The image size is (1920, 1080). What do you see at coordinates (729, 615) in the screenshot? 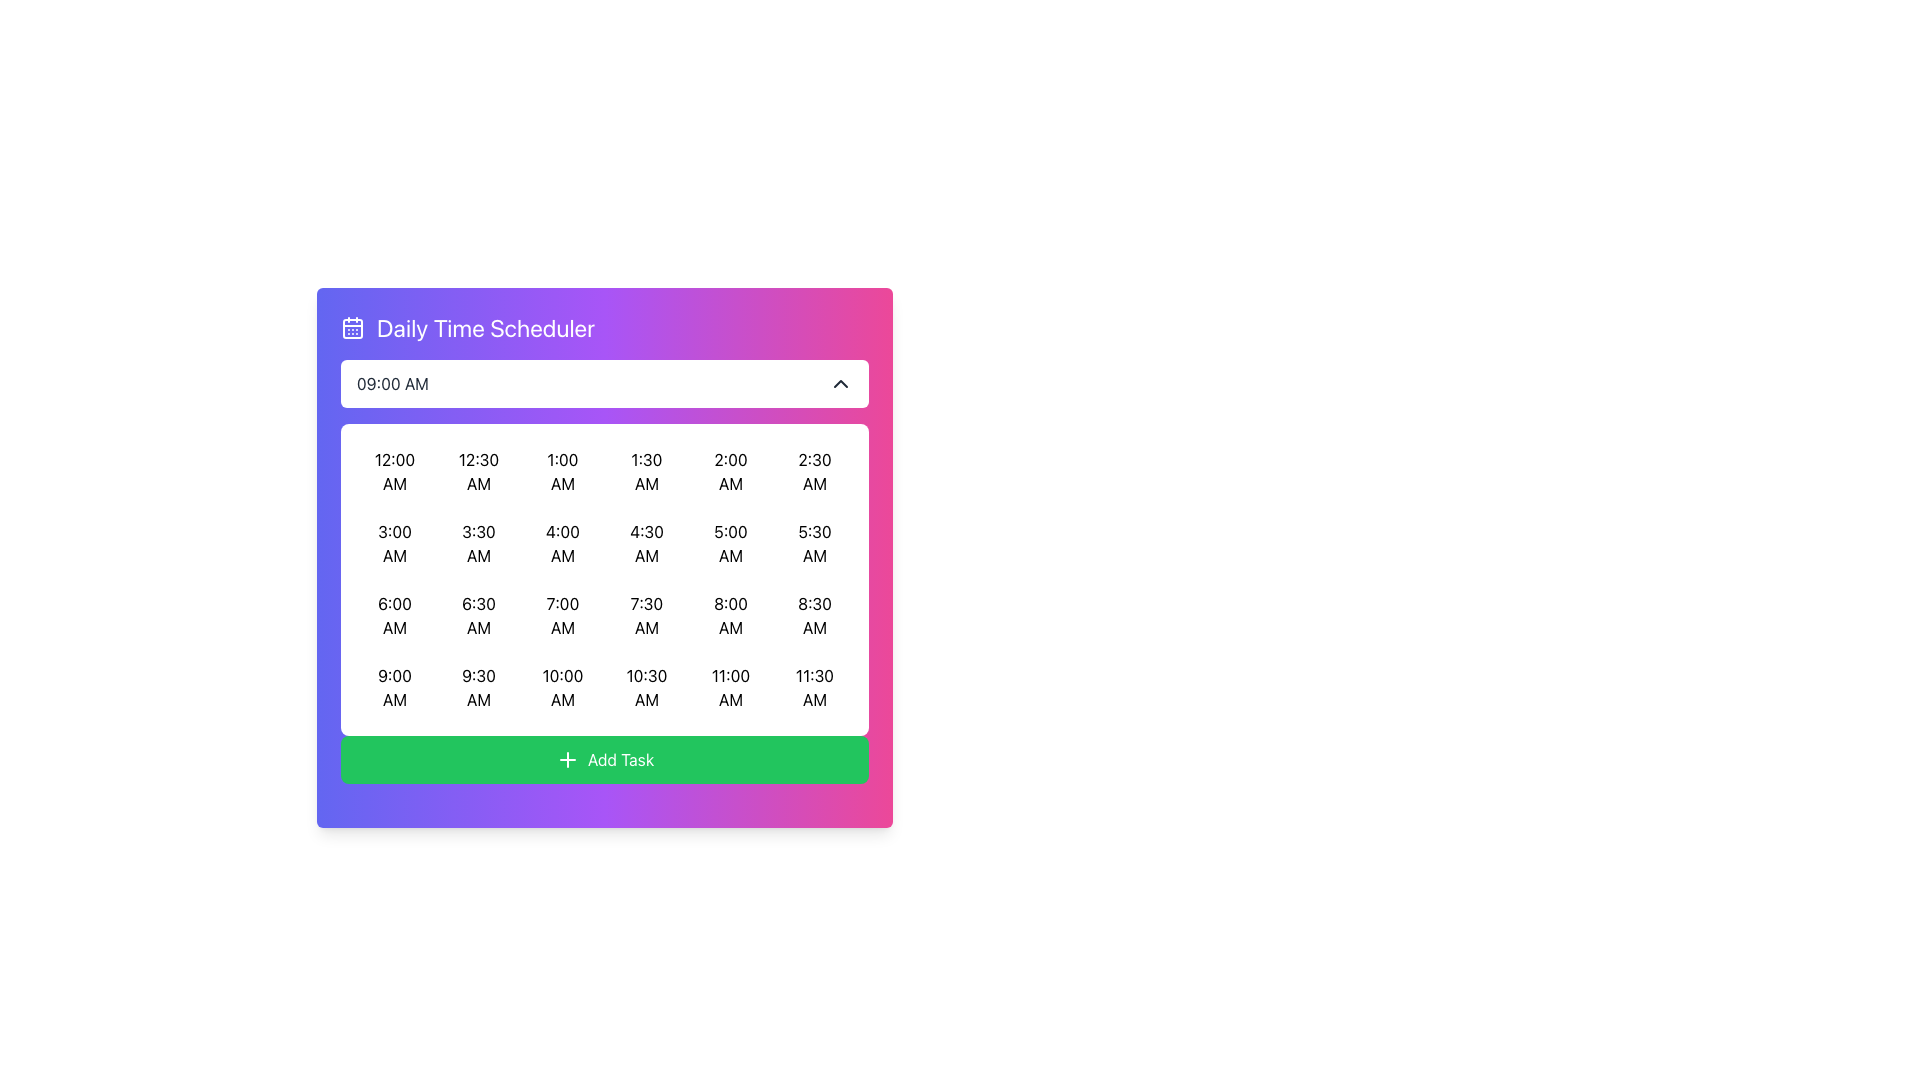
I see `the 18th cell in the scheduling grid` at bounding box center [729, 615].